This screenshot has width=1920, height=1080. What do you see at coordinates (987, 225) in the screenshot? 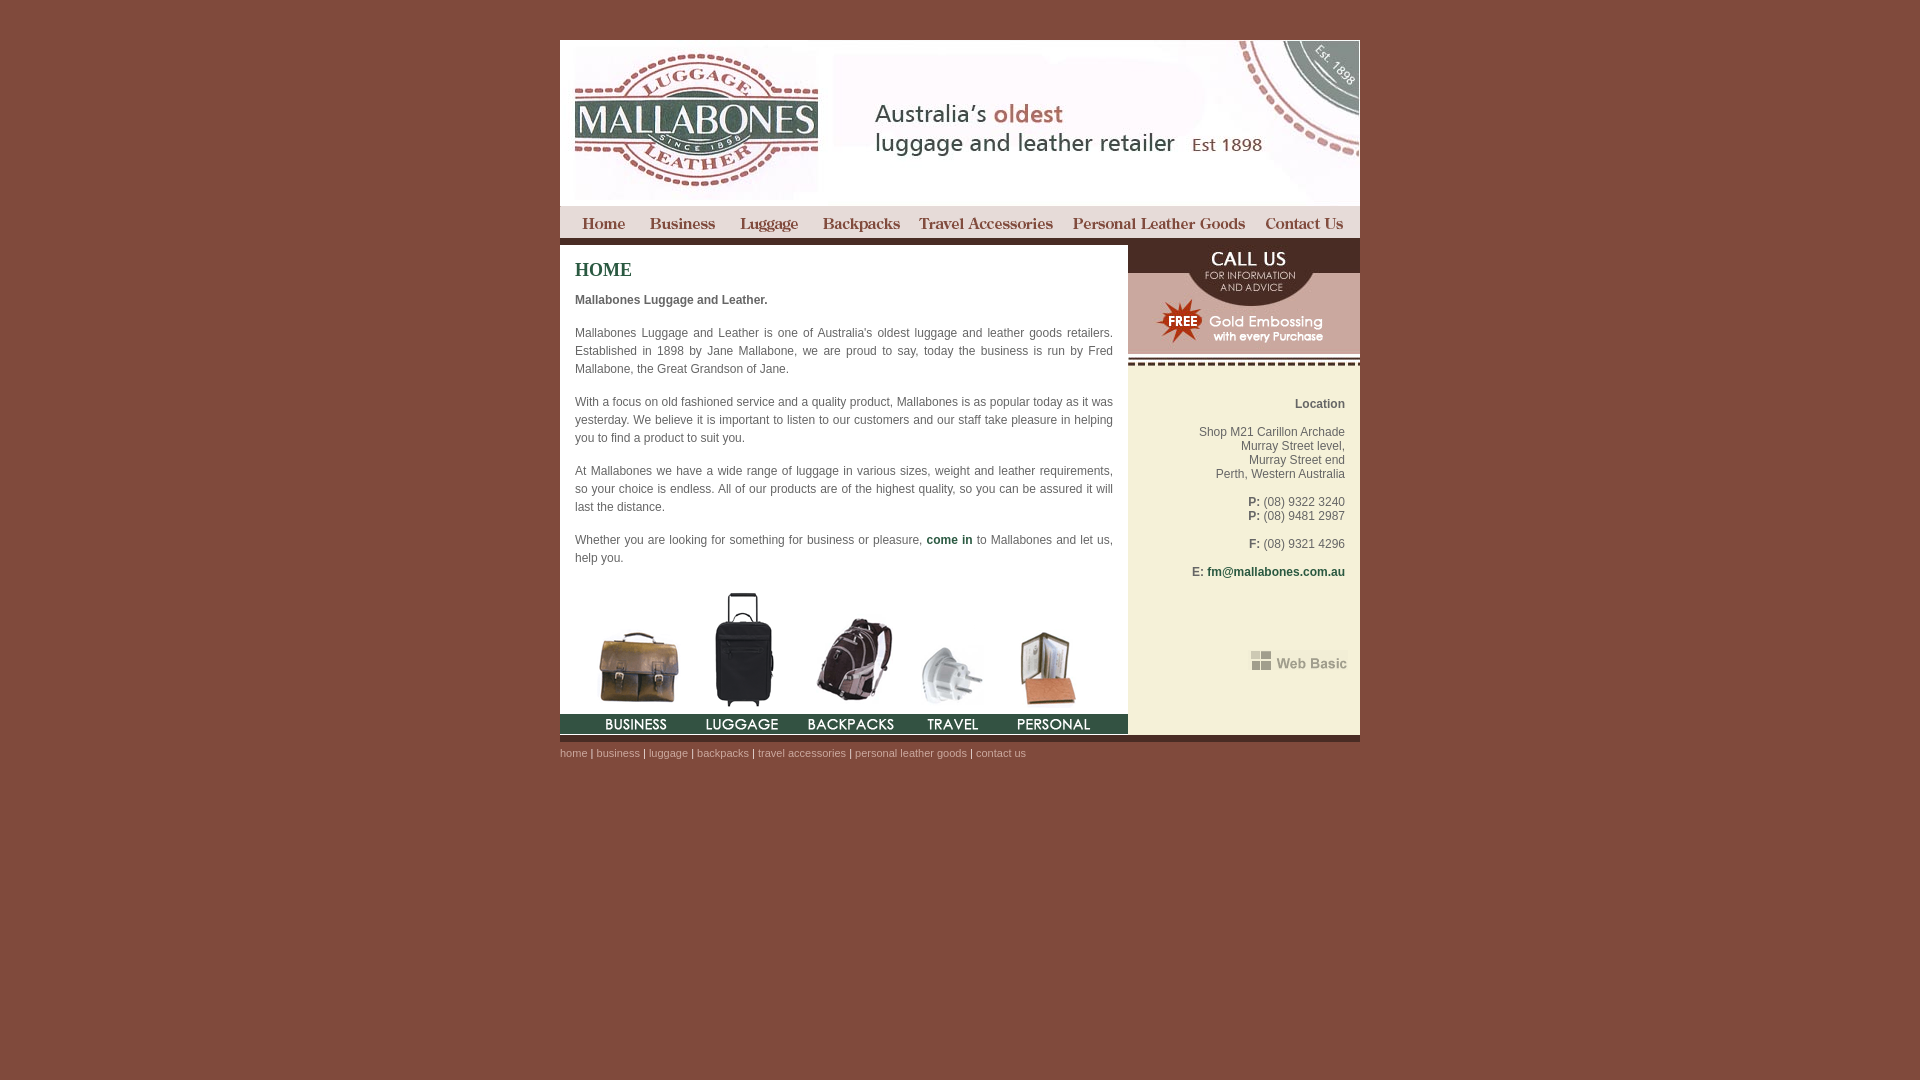
I see `'travel accessories'` at bounding box center [987, 225].